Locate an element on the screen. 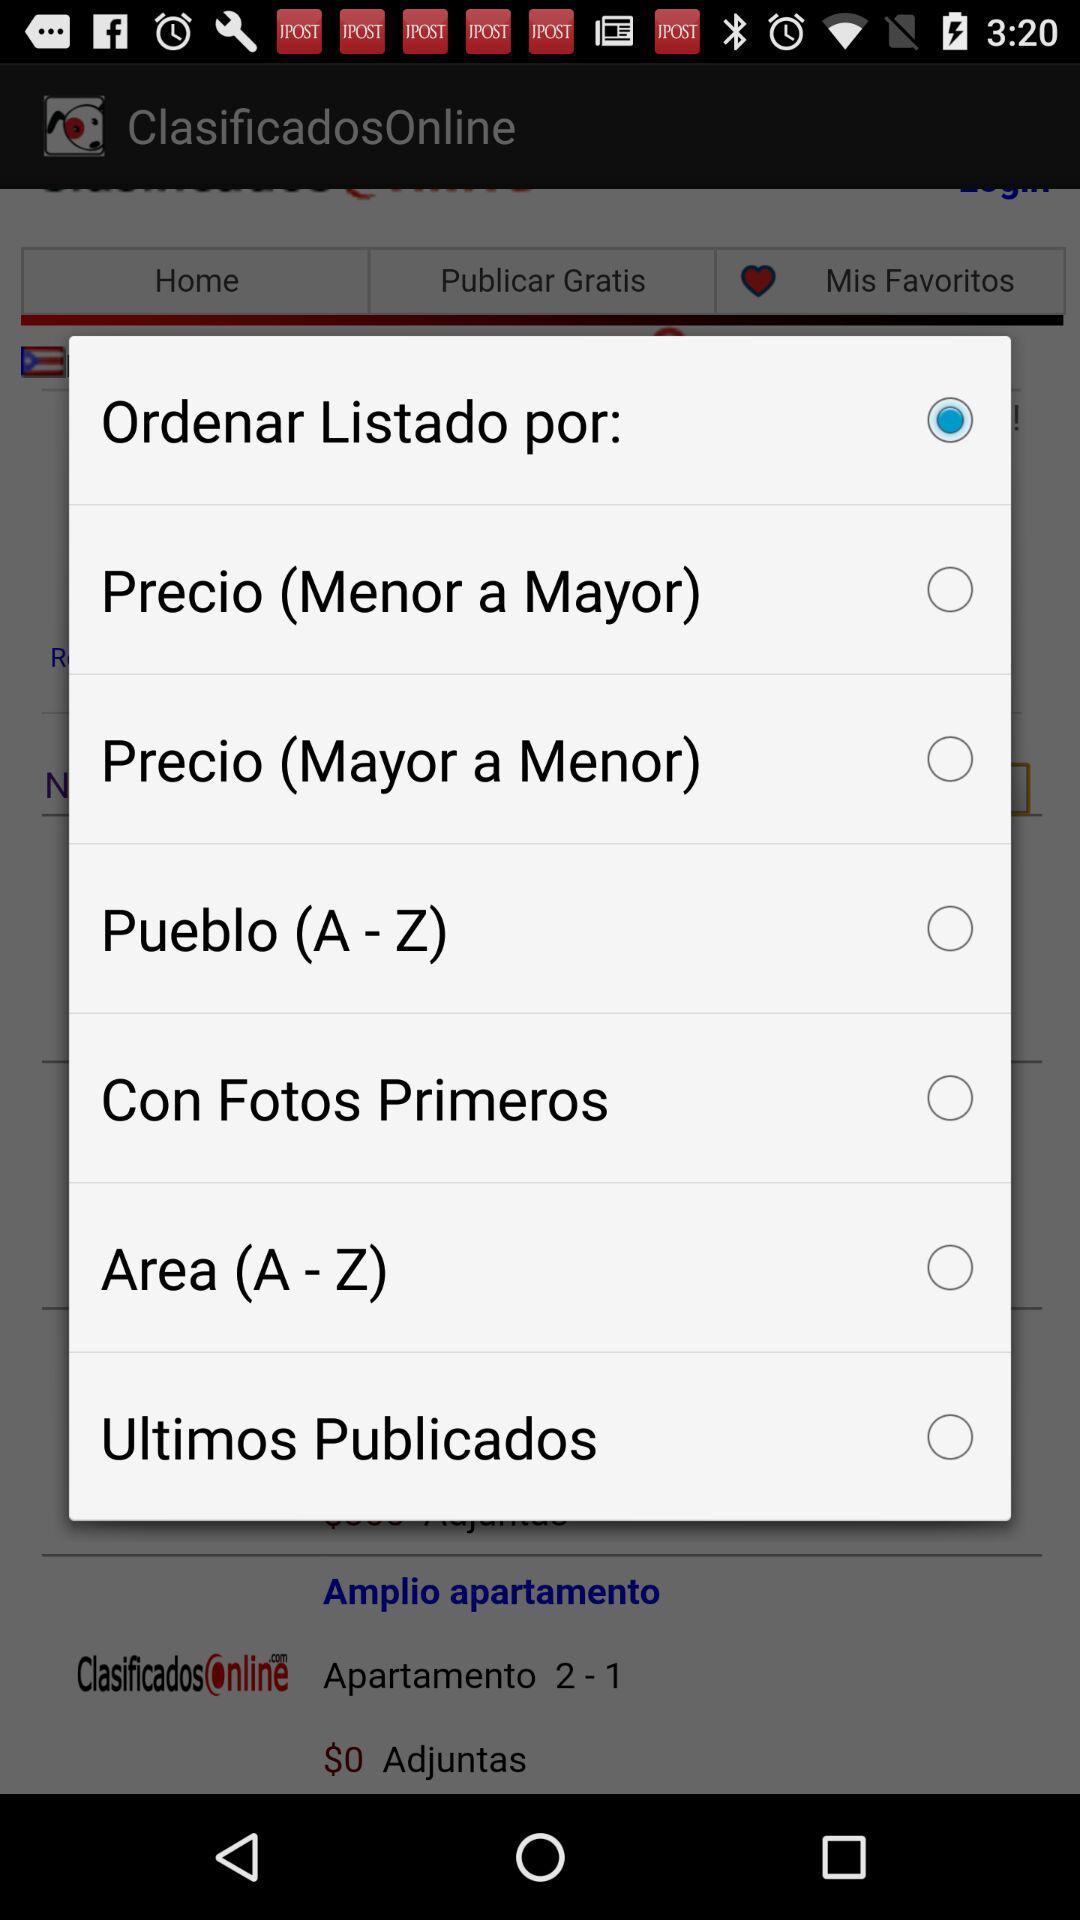  ordenar listado por: checkbox is located at coordinates (540, 418).